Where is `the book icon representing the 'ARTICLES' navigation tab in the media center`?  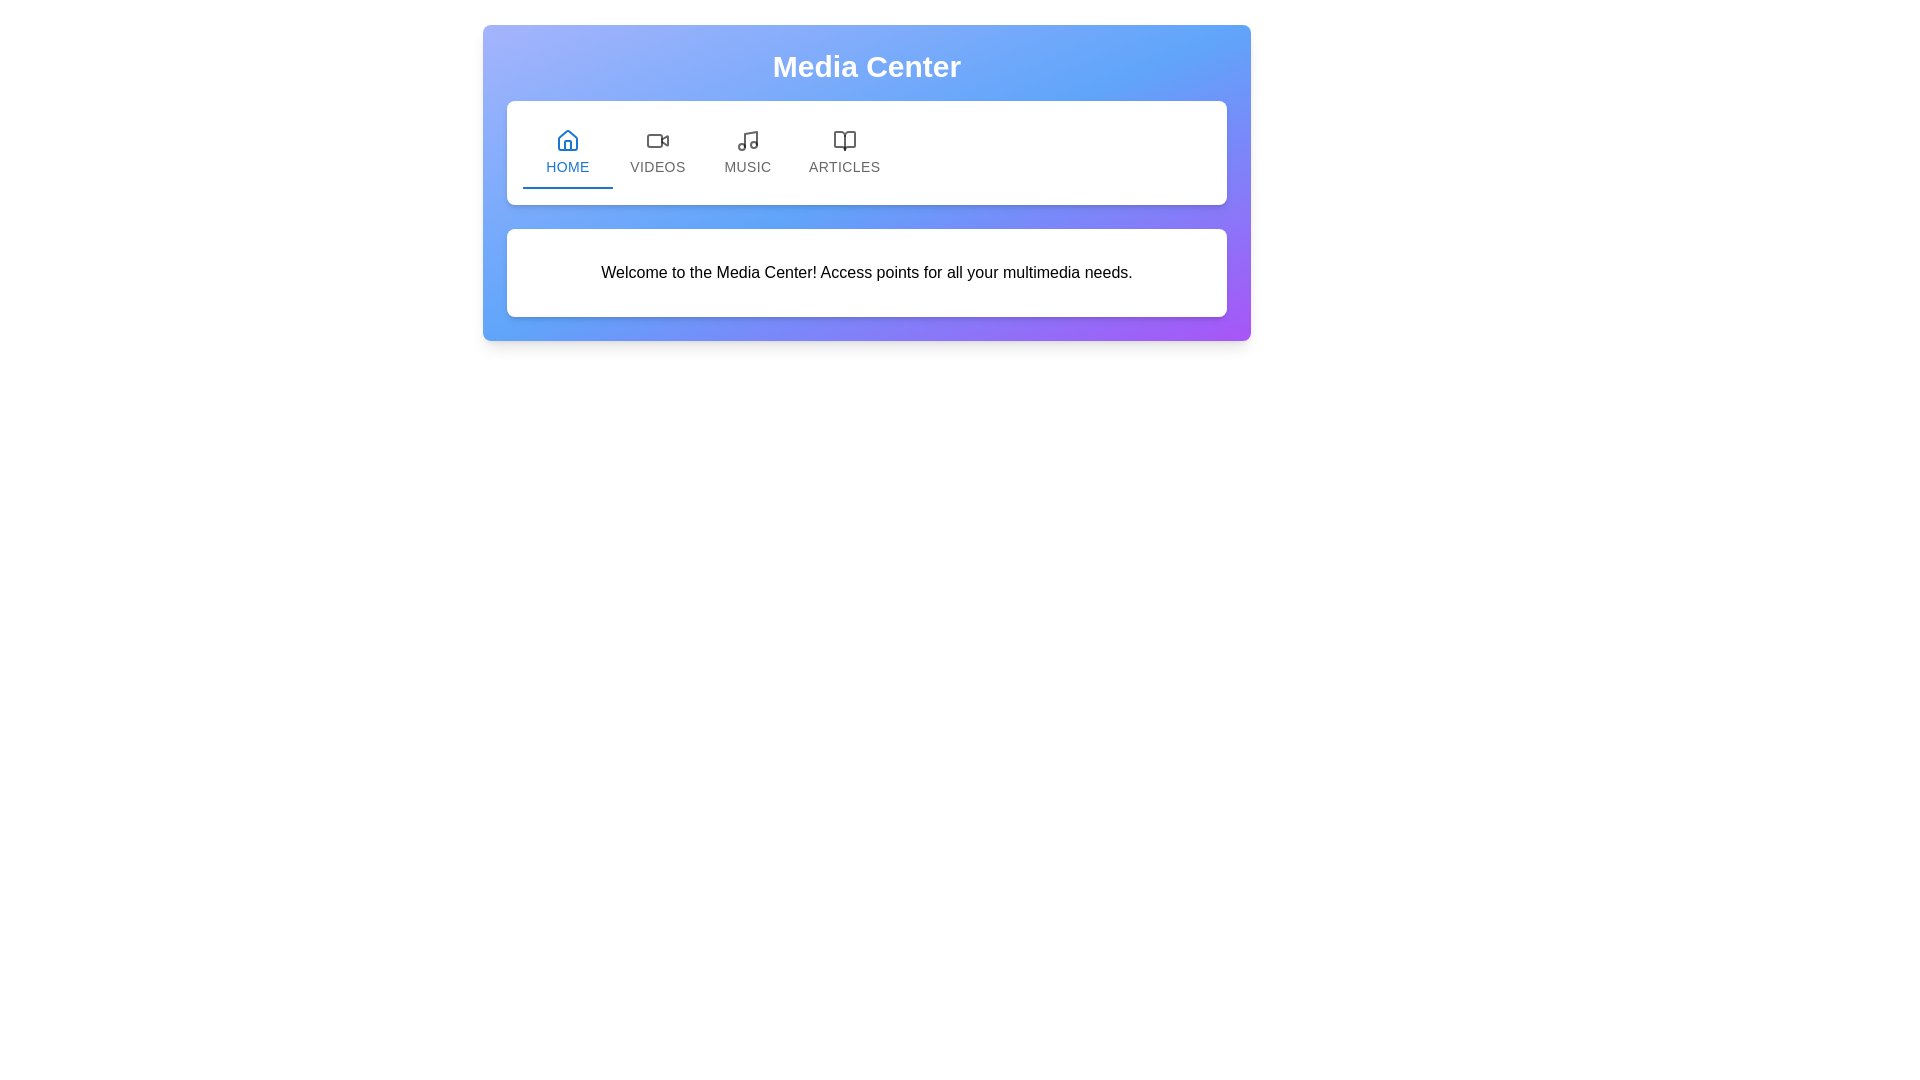 the book icon representing the 'ARTICLES' navigation tab in the media center is located at coordinates (844, 140).